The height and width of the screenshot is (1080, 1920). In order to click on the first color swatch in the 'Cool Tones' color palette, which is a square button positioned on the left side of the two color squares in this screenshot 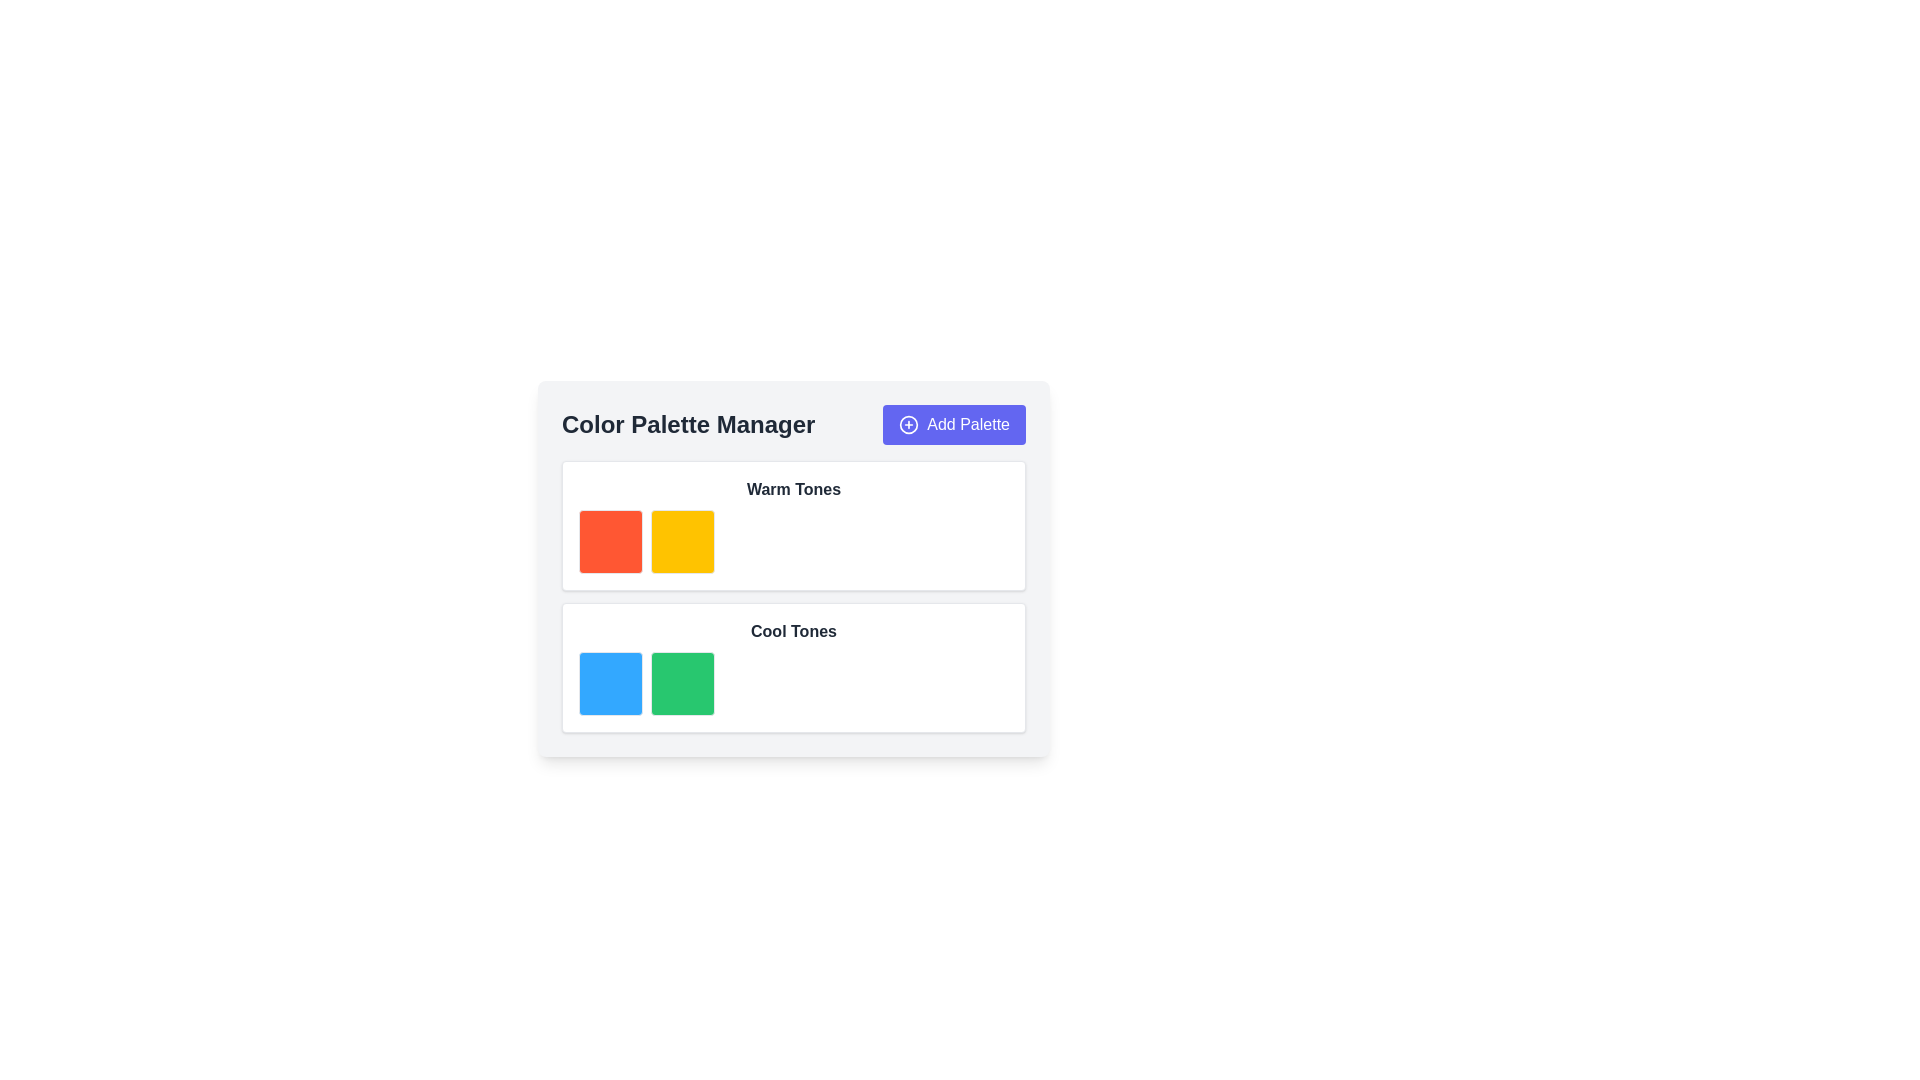, I will do `click(609, 682)`.